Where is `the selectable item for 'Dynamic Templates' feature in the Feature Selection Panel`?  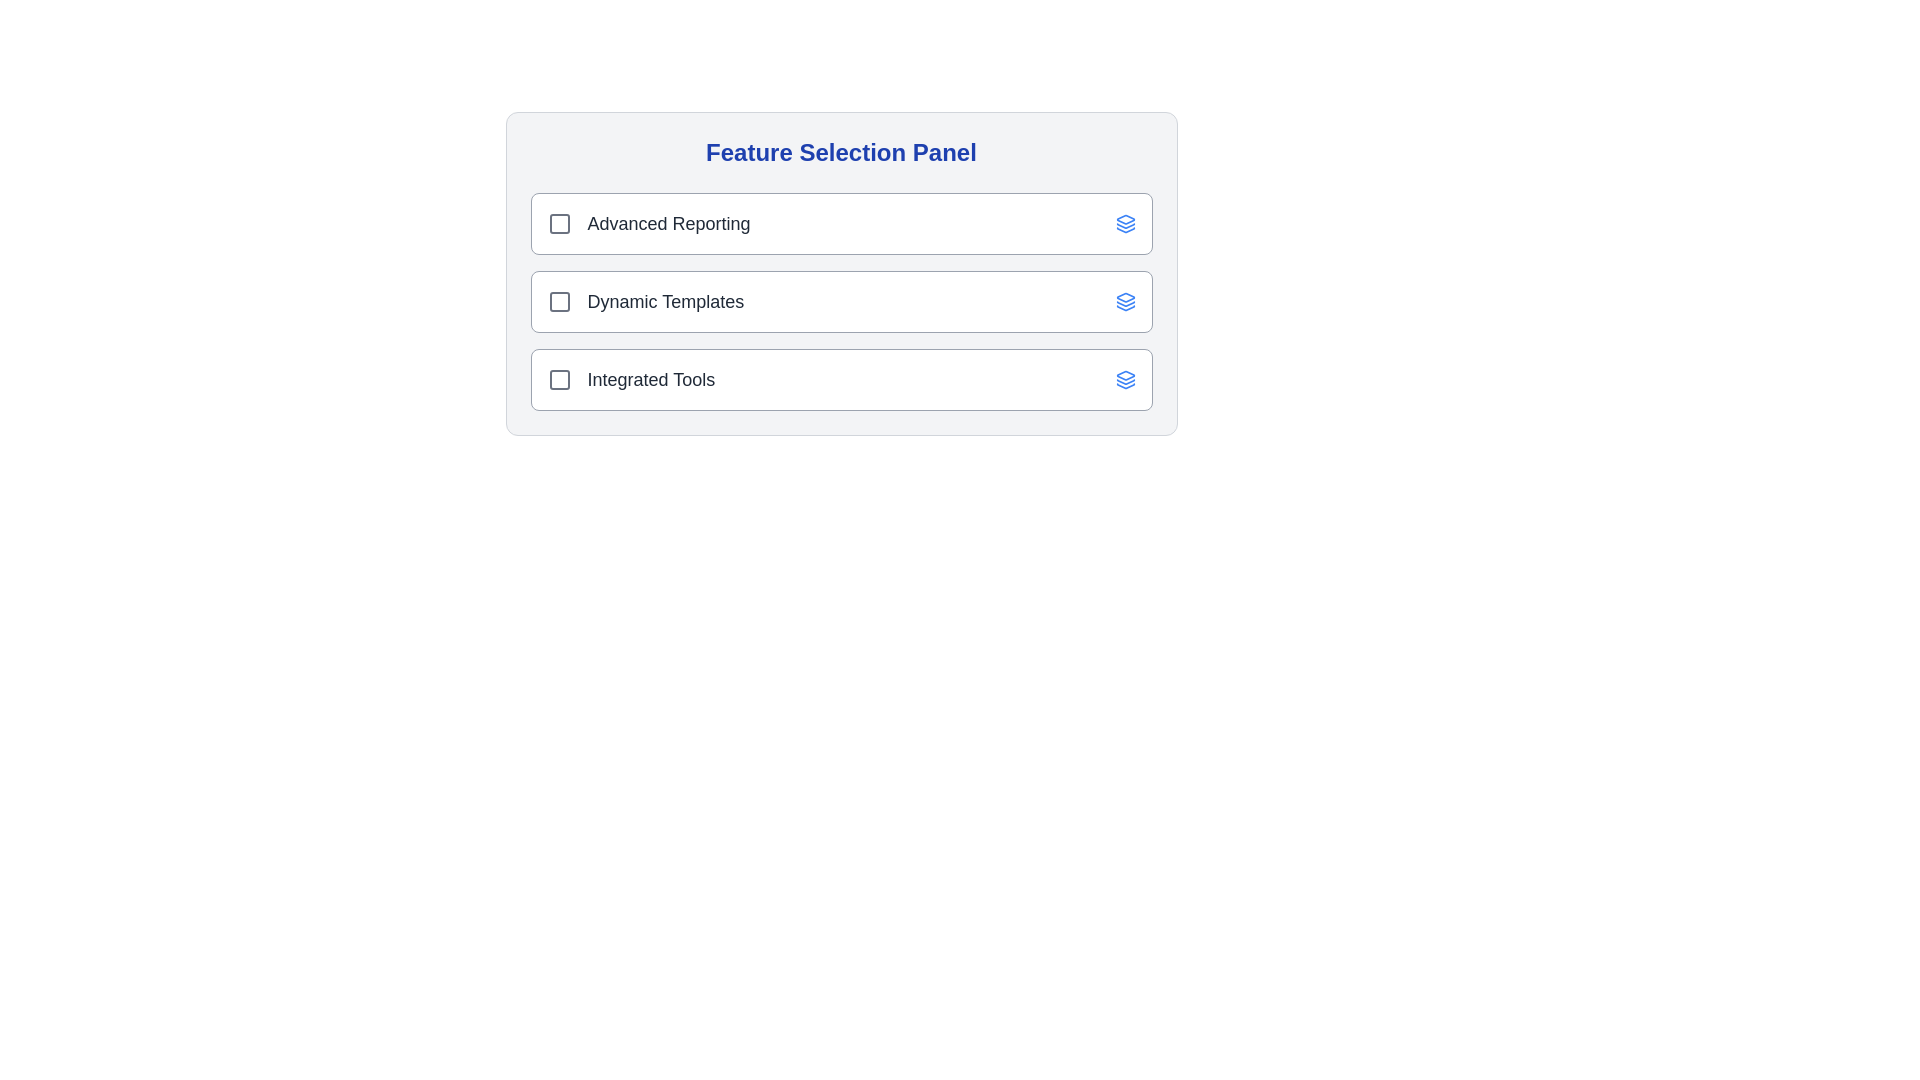 the selectable item for 'Dynamic Templates' feature in the Feature Selection Panel is located at coordinates (841, 301).